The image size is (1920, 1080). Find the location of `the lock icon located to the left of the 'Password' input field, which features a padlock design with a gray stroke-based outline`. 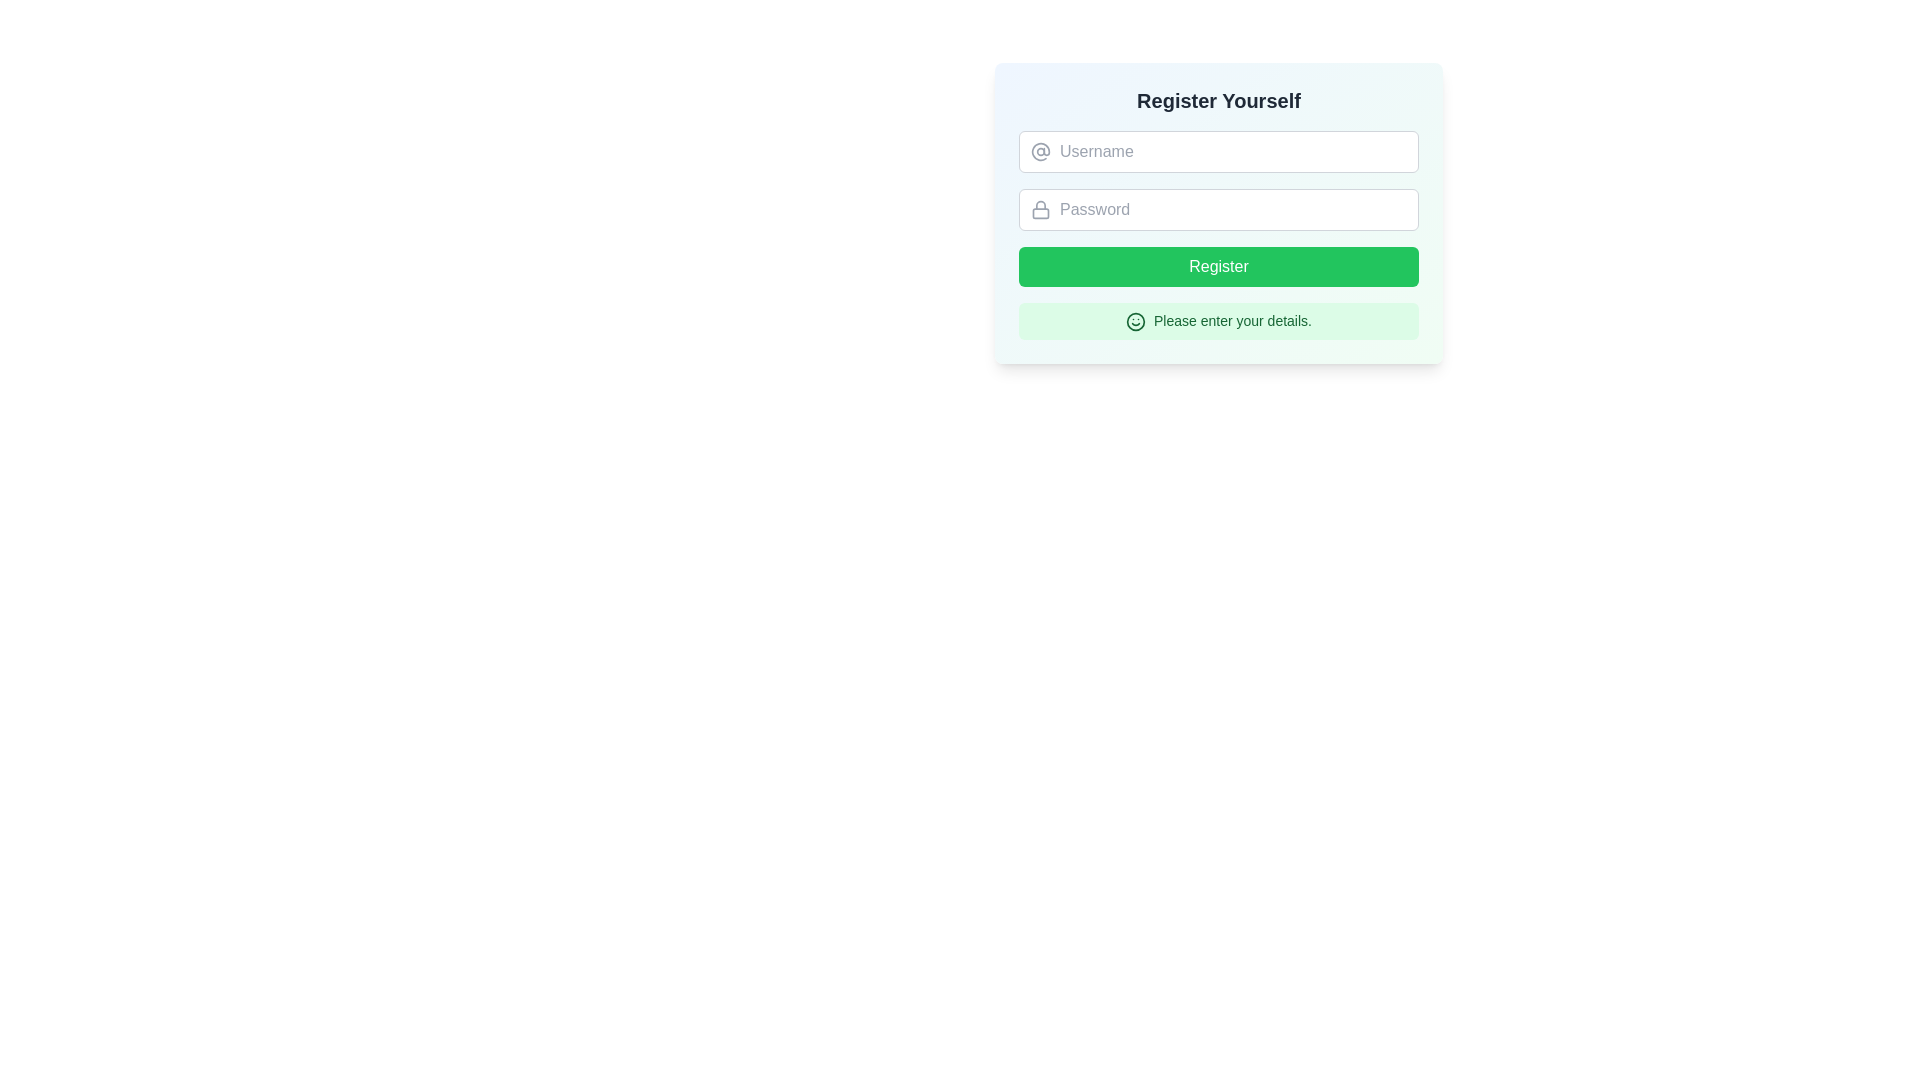

the lock icon located to the left of the 'Password' input field, which features a padlock design with a gray stroke-based outline is located at coordinates (1040, 209).